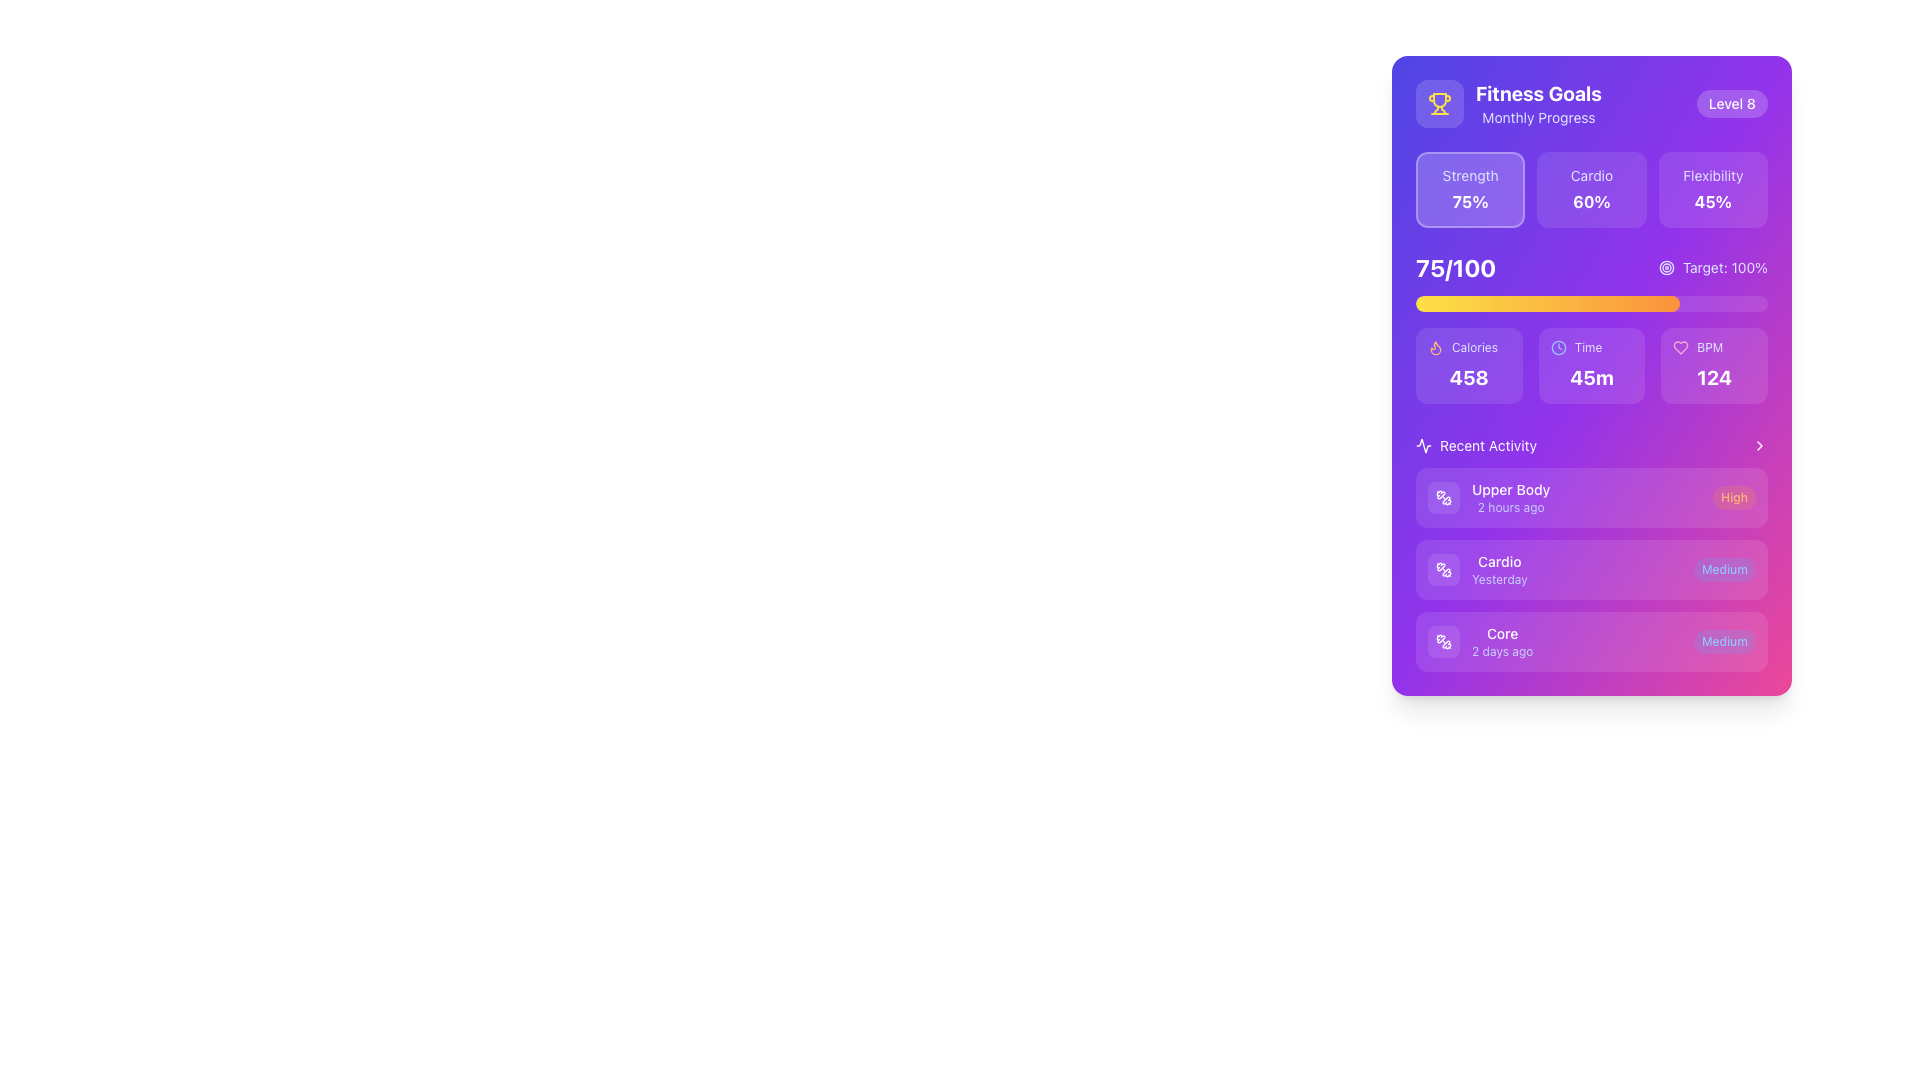 The image size is (1920, 1080). I want to click on the 'Fitness Goals' text block located at the top right of the card-like UI component, which summarizes fitness tracking and progress reporting, so click(1537, 104).